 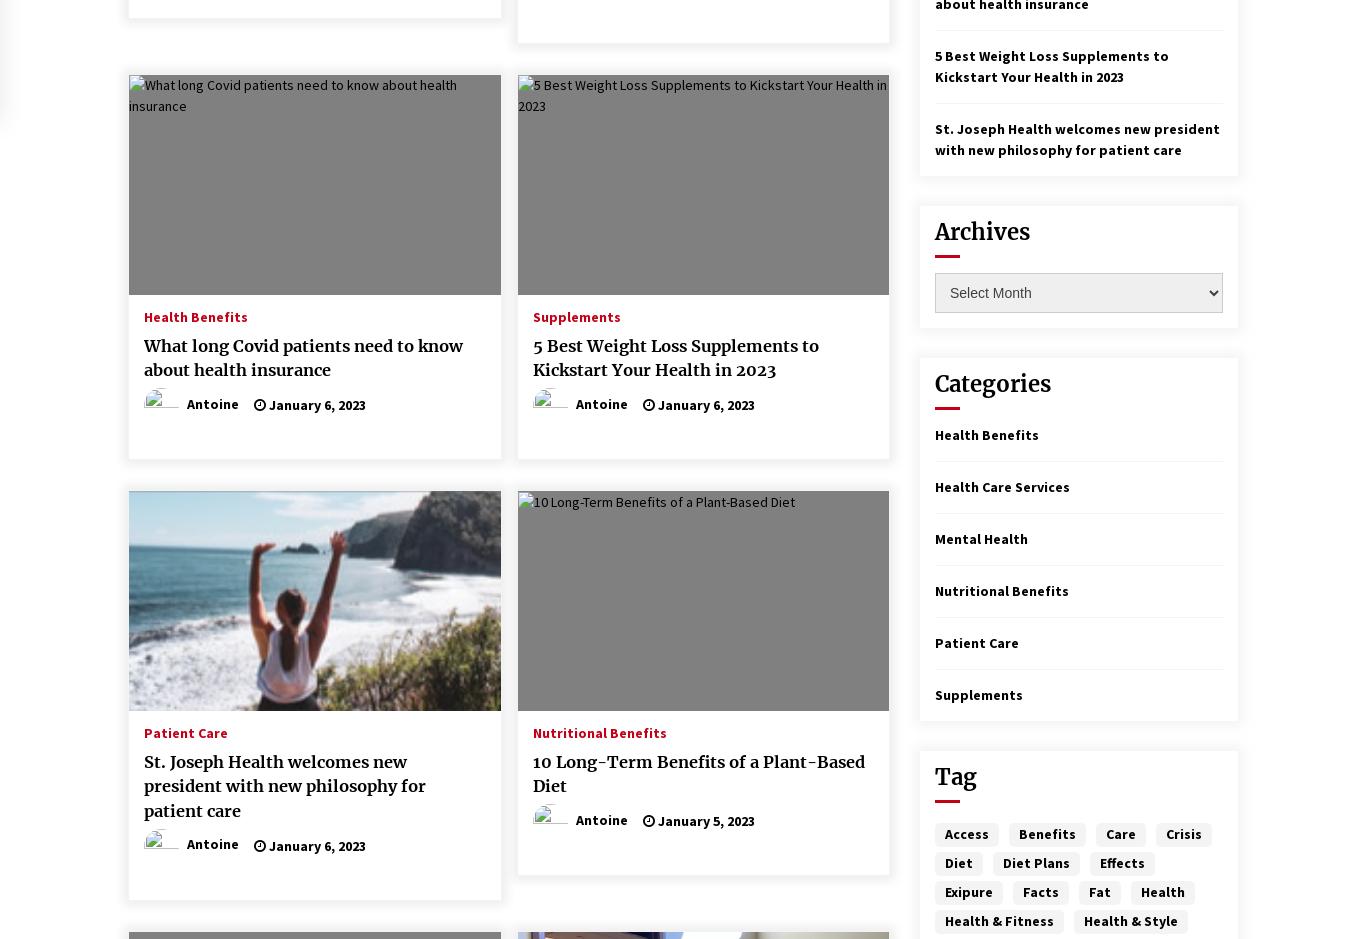 I want to click on 'benefits', so click(x=1046, y=833).